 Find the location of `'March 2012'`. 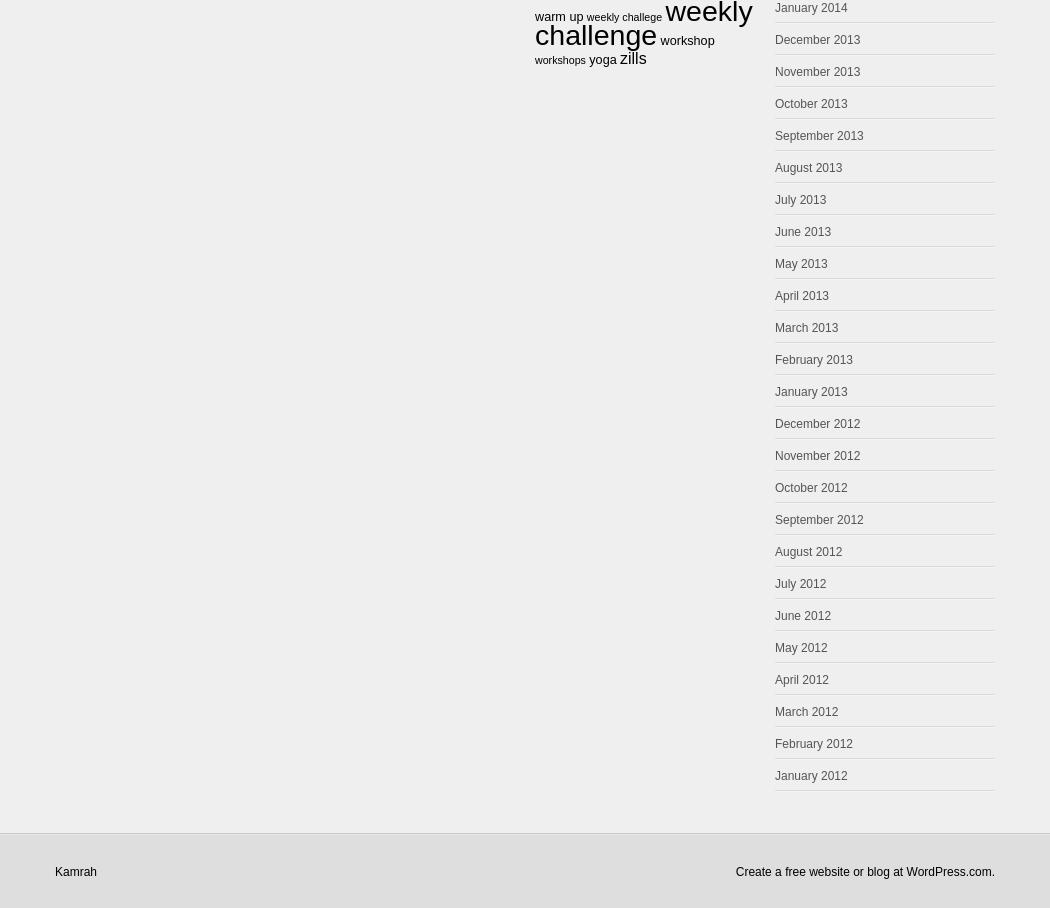

'March 2012' is located at coordinates (805, 709).